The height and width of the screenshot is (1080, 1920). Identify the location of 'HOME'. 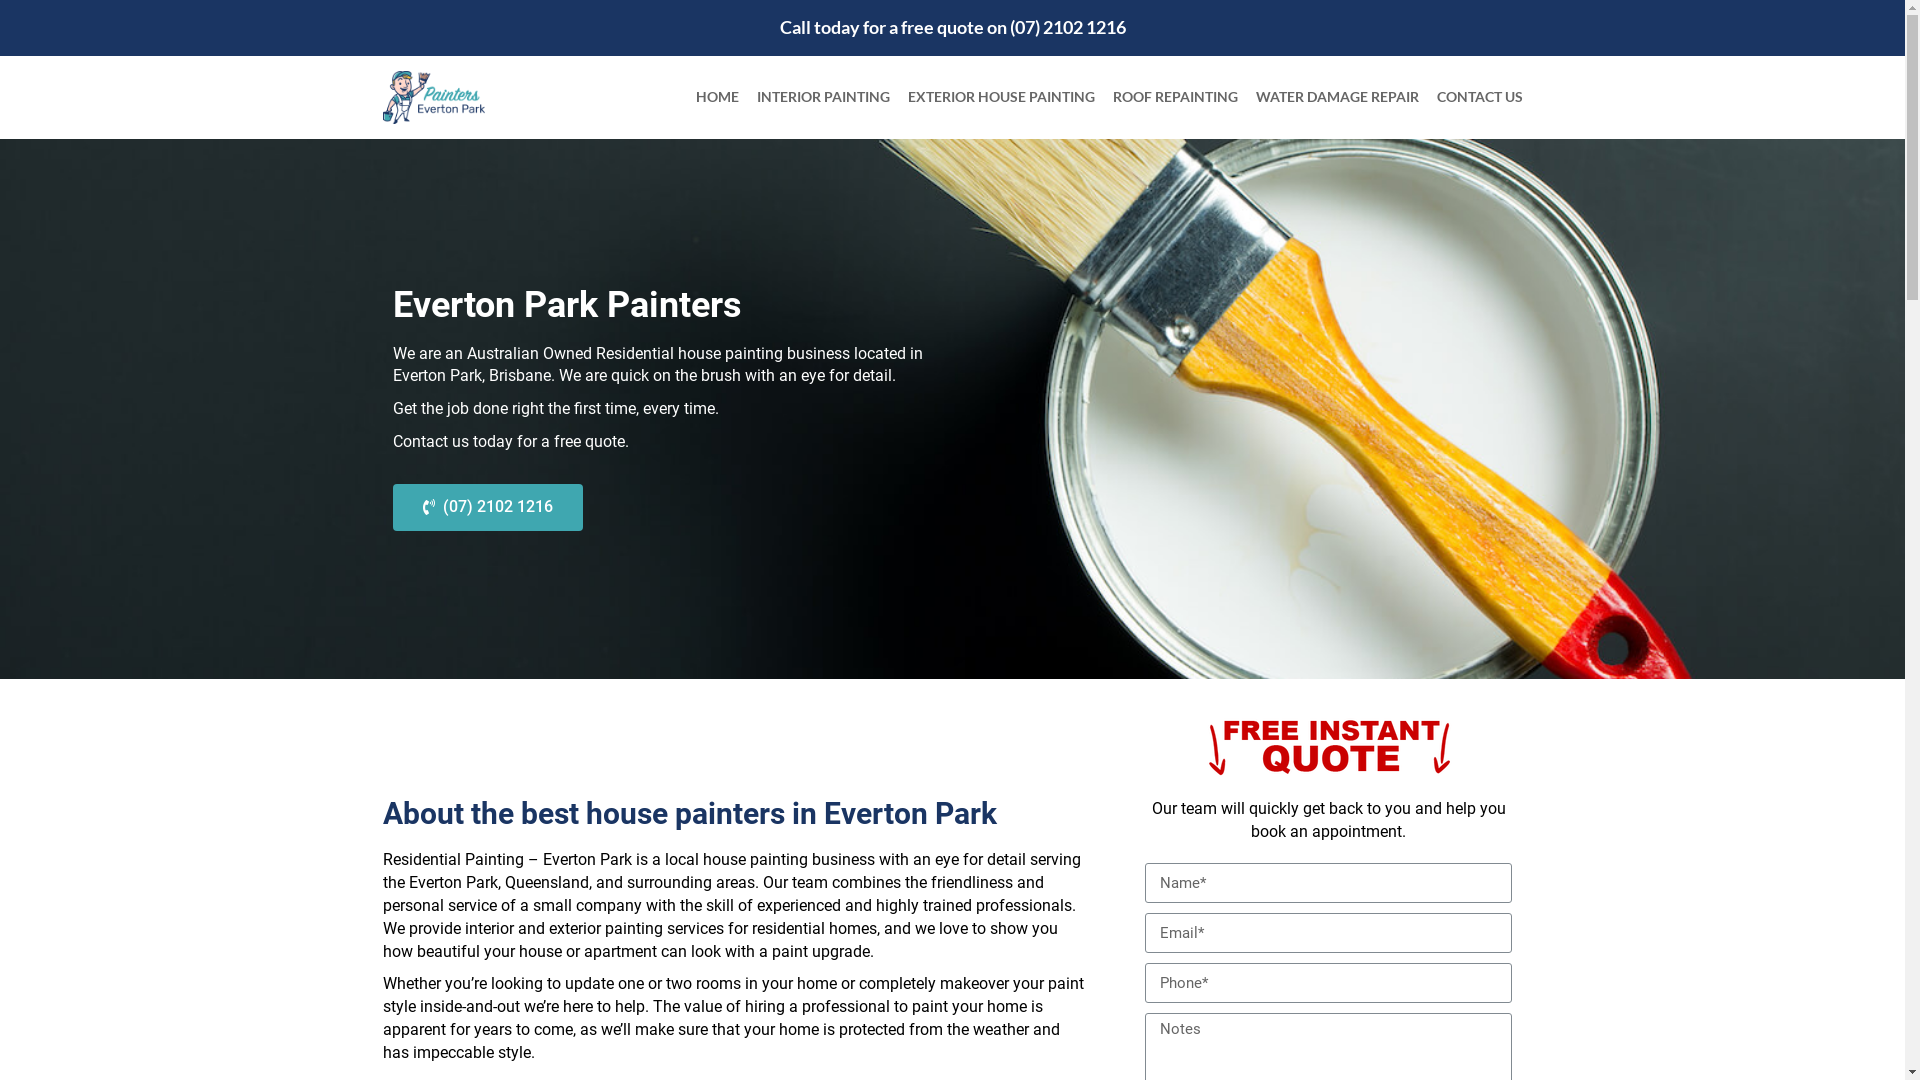
(717, 96).